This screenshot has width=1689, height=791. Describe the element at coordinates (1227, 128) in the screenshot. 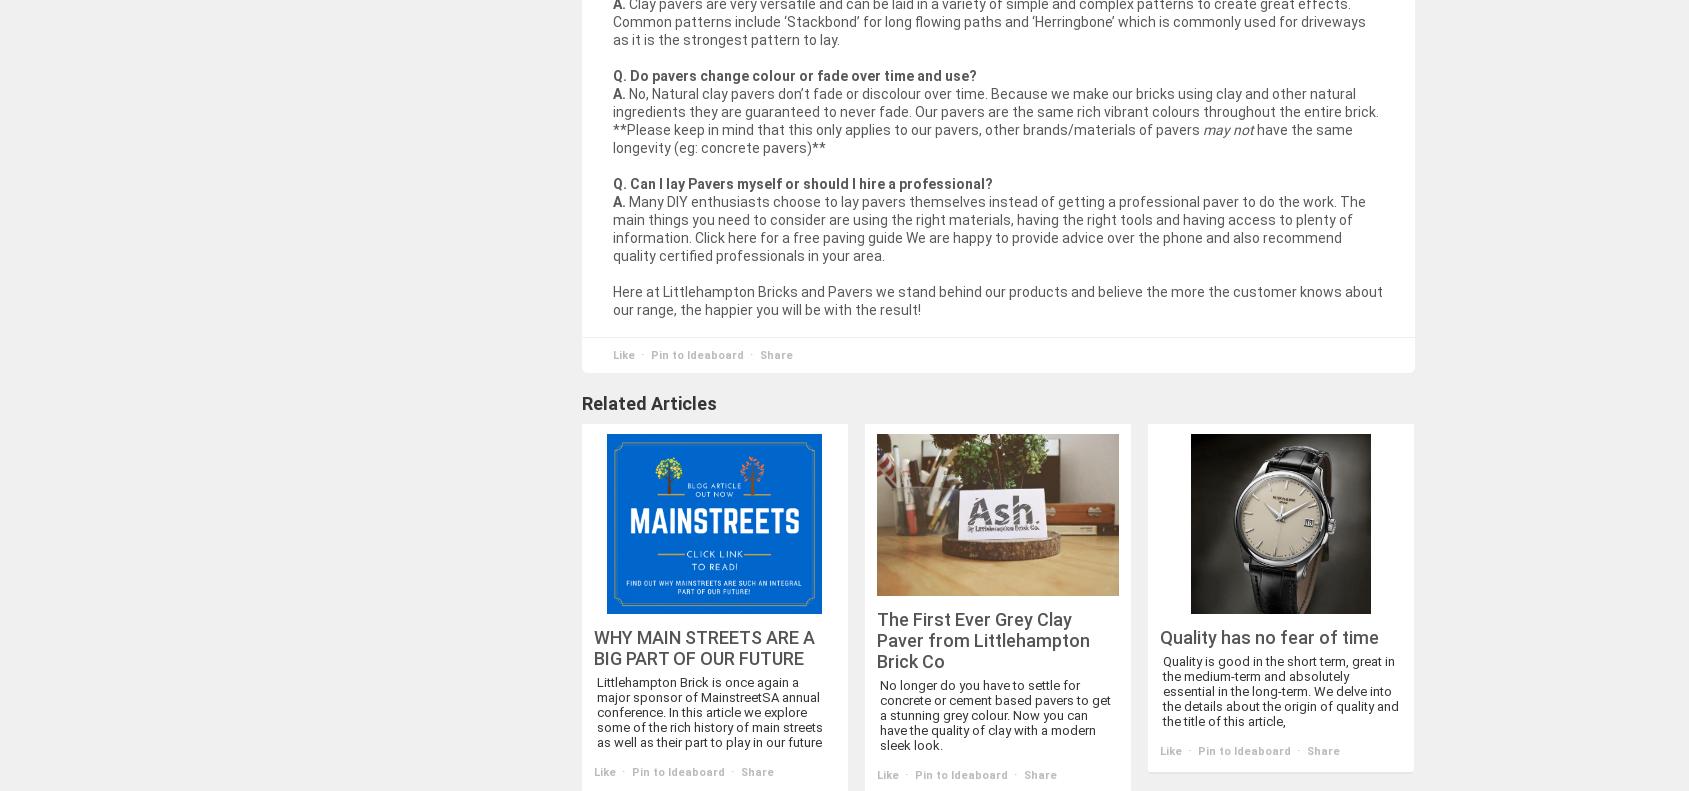

I see `'may not'` at that location.